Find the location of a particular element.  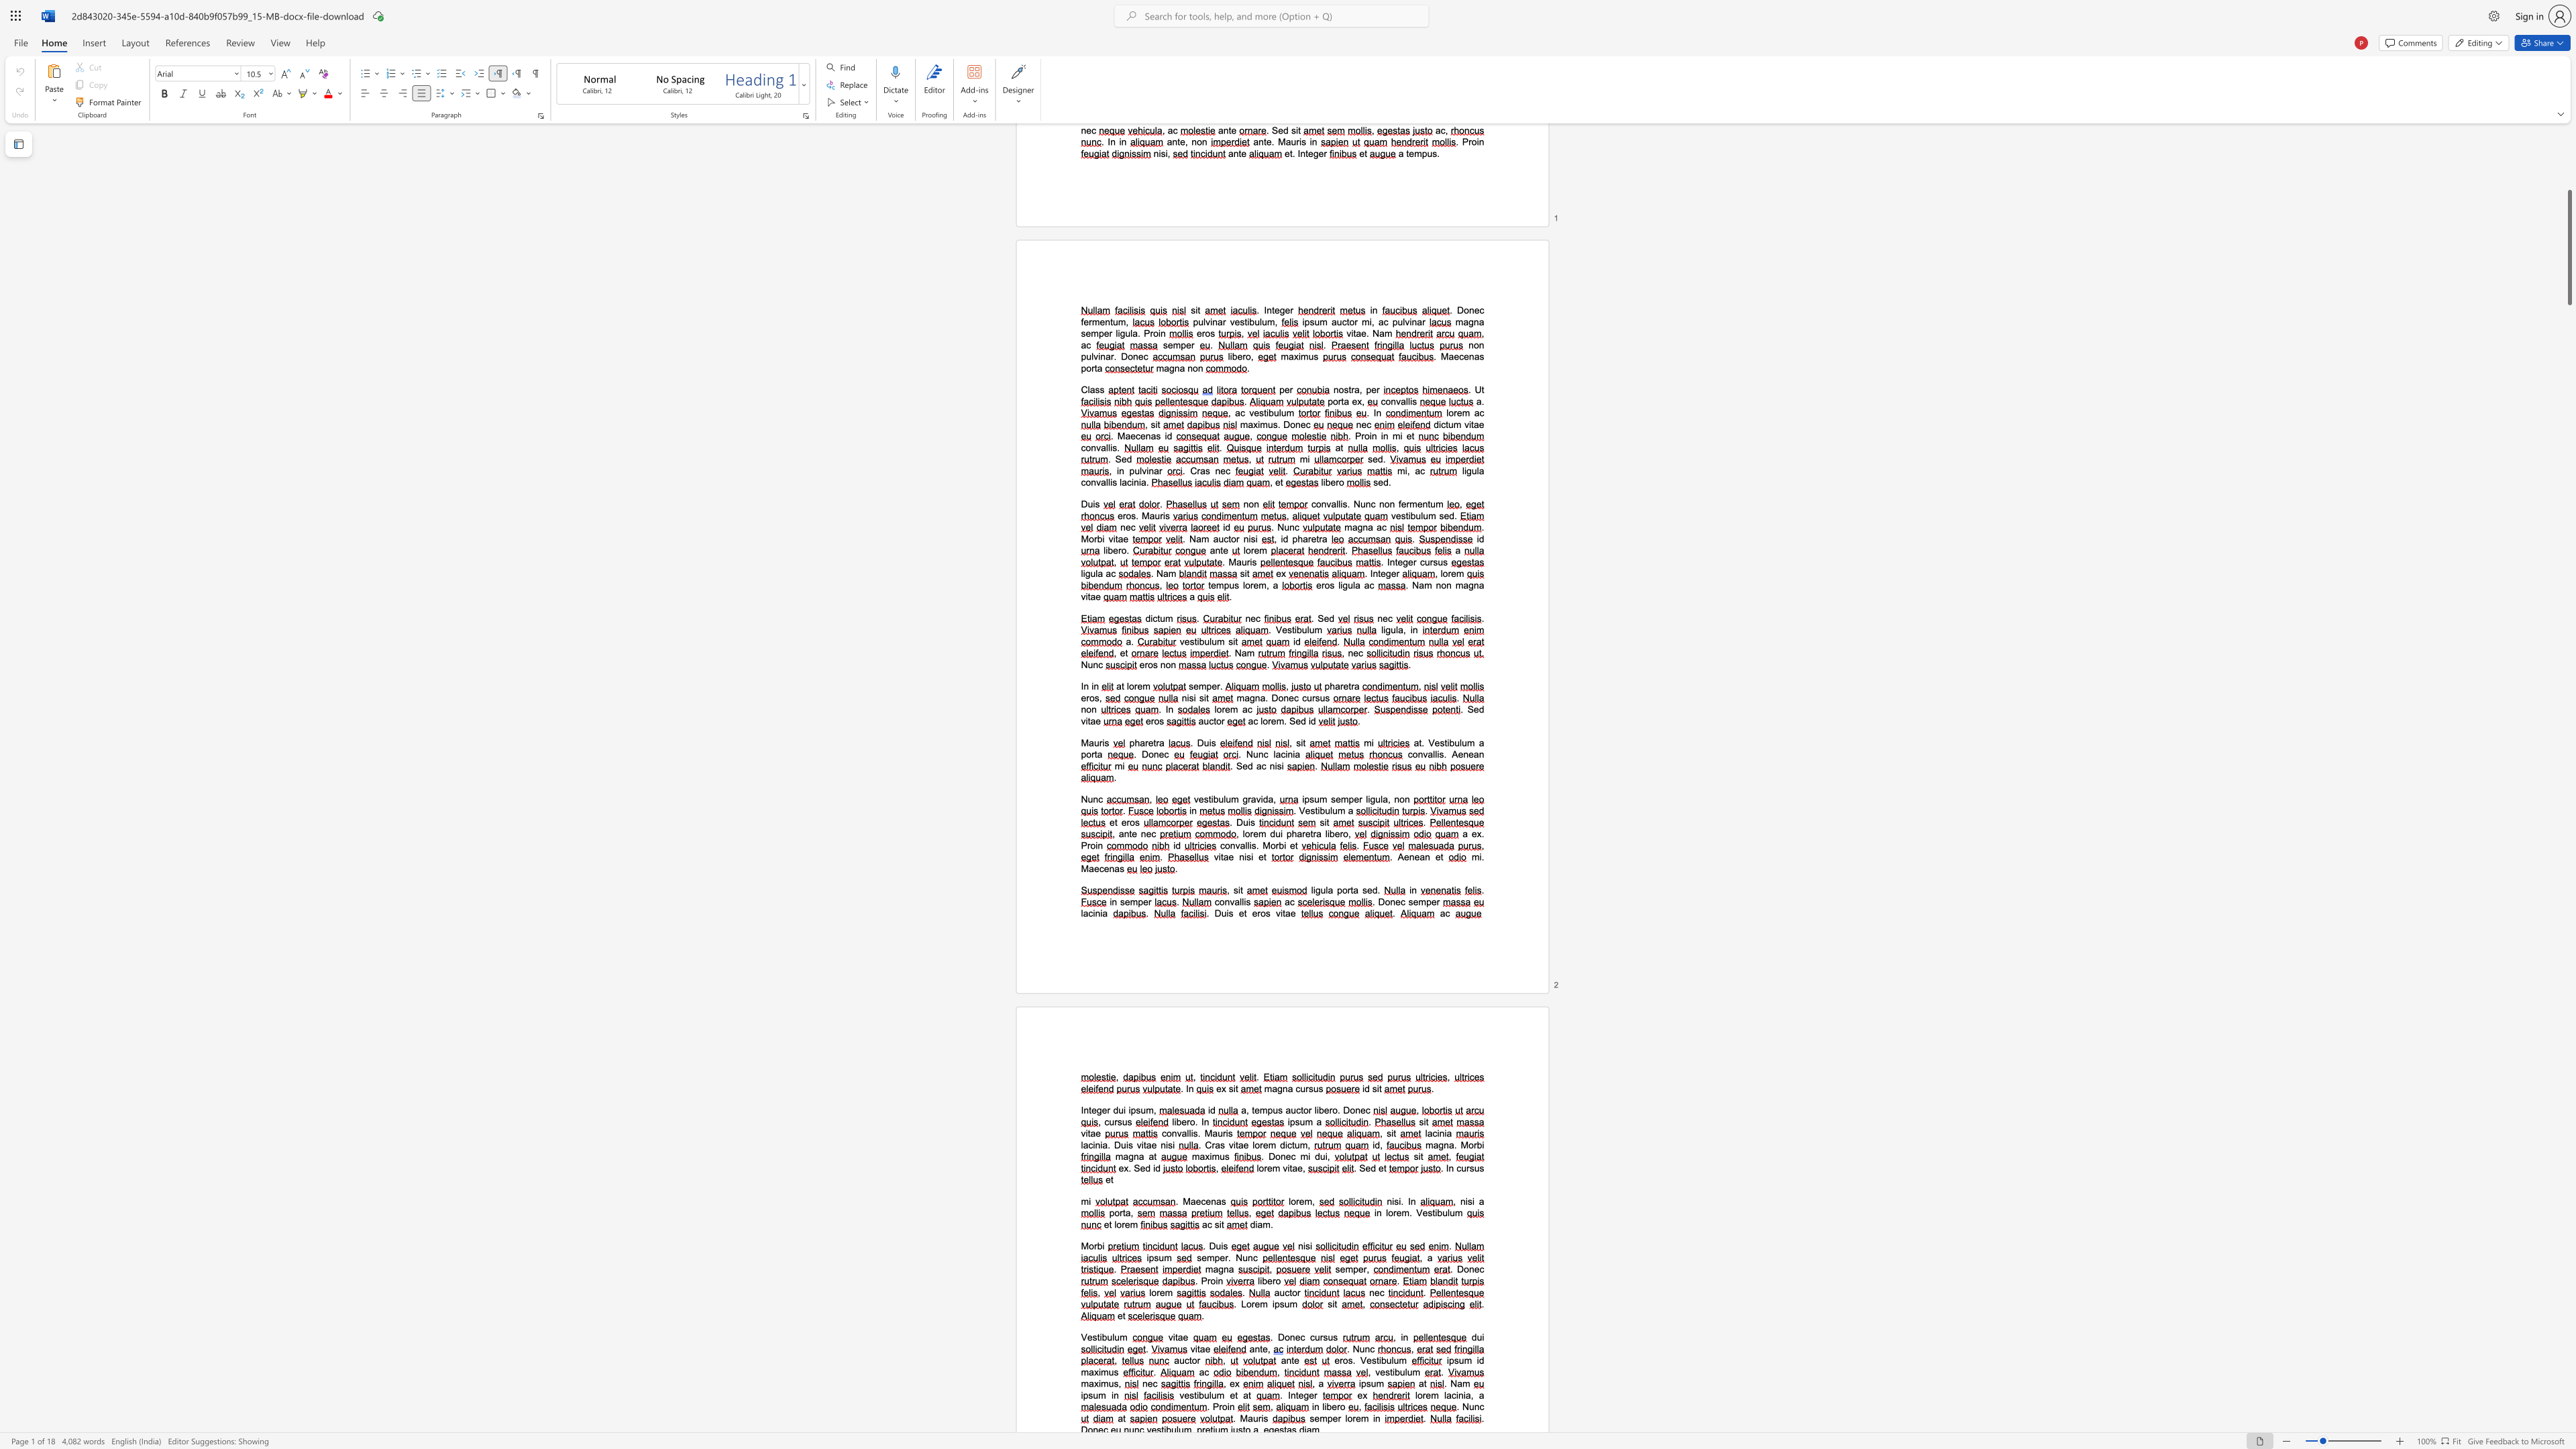

the 4th character "r" in the text is located at coordinates (1340, 833).